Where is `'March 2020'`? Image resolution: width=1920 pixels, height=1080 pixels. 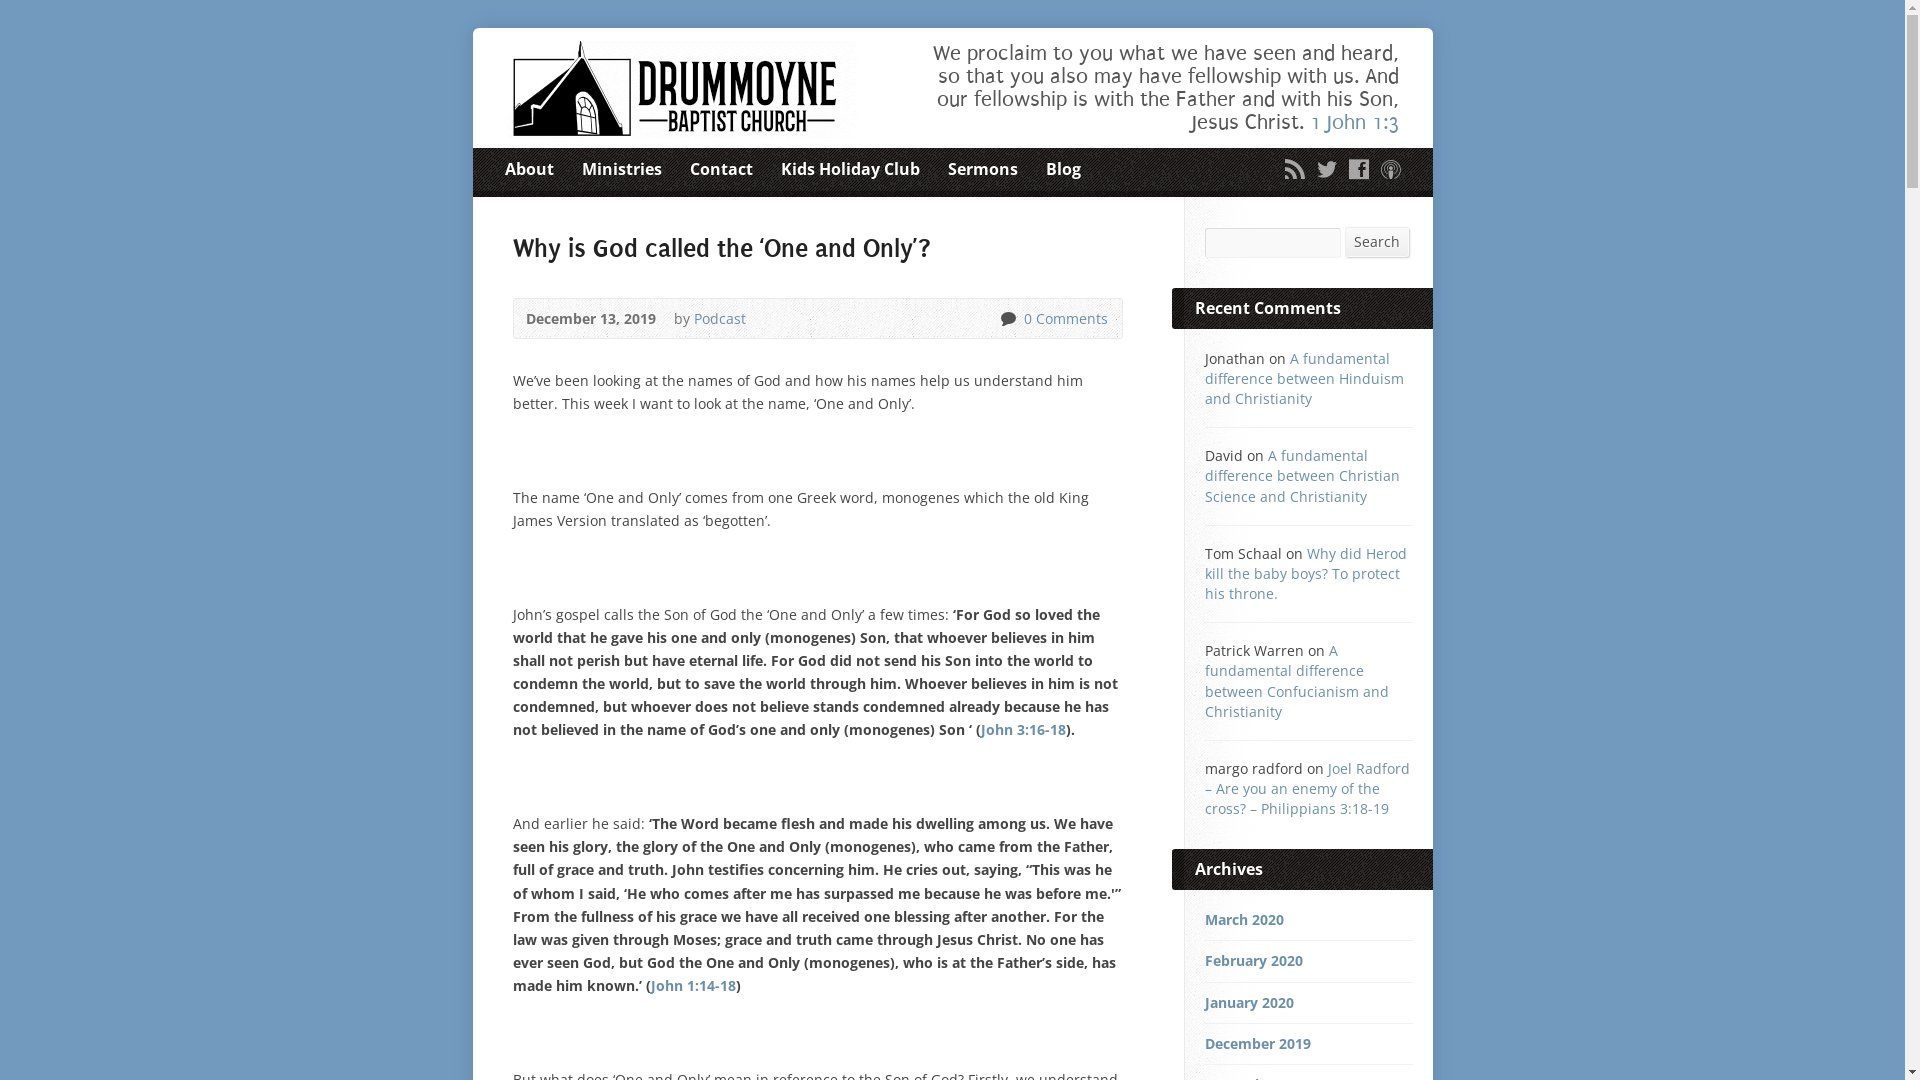 'March 2020' is located at coordinates (1203, 919).